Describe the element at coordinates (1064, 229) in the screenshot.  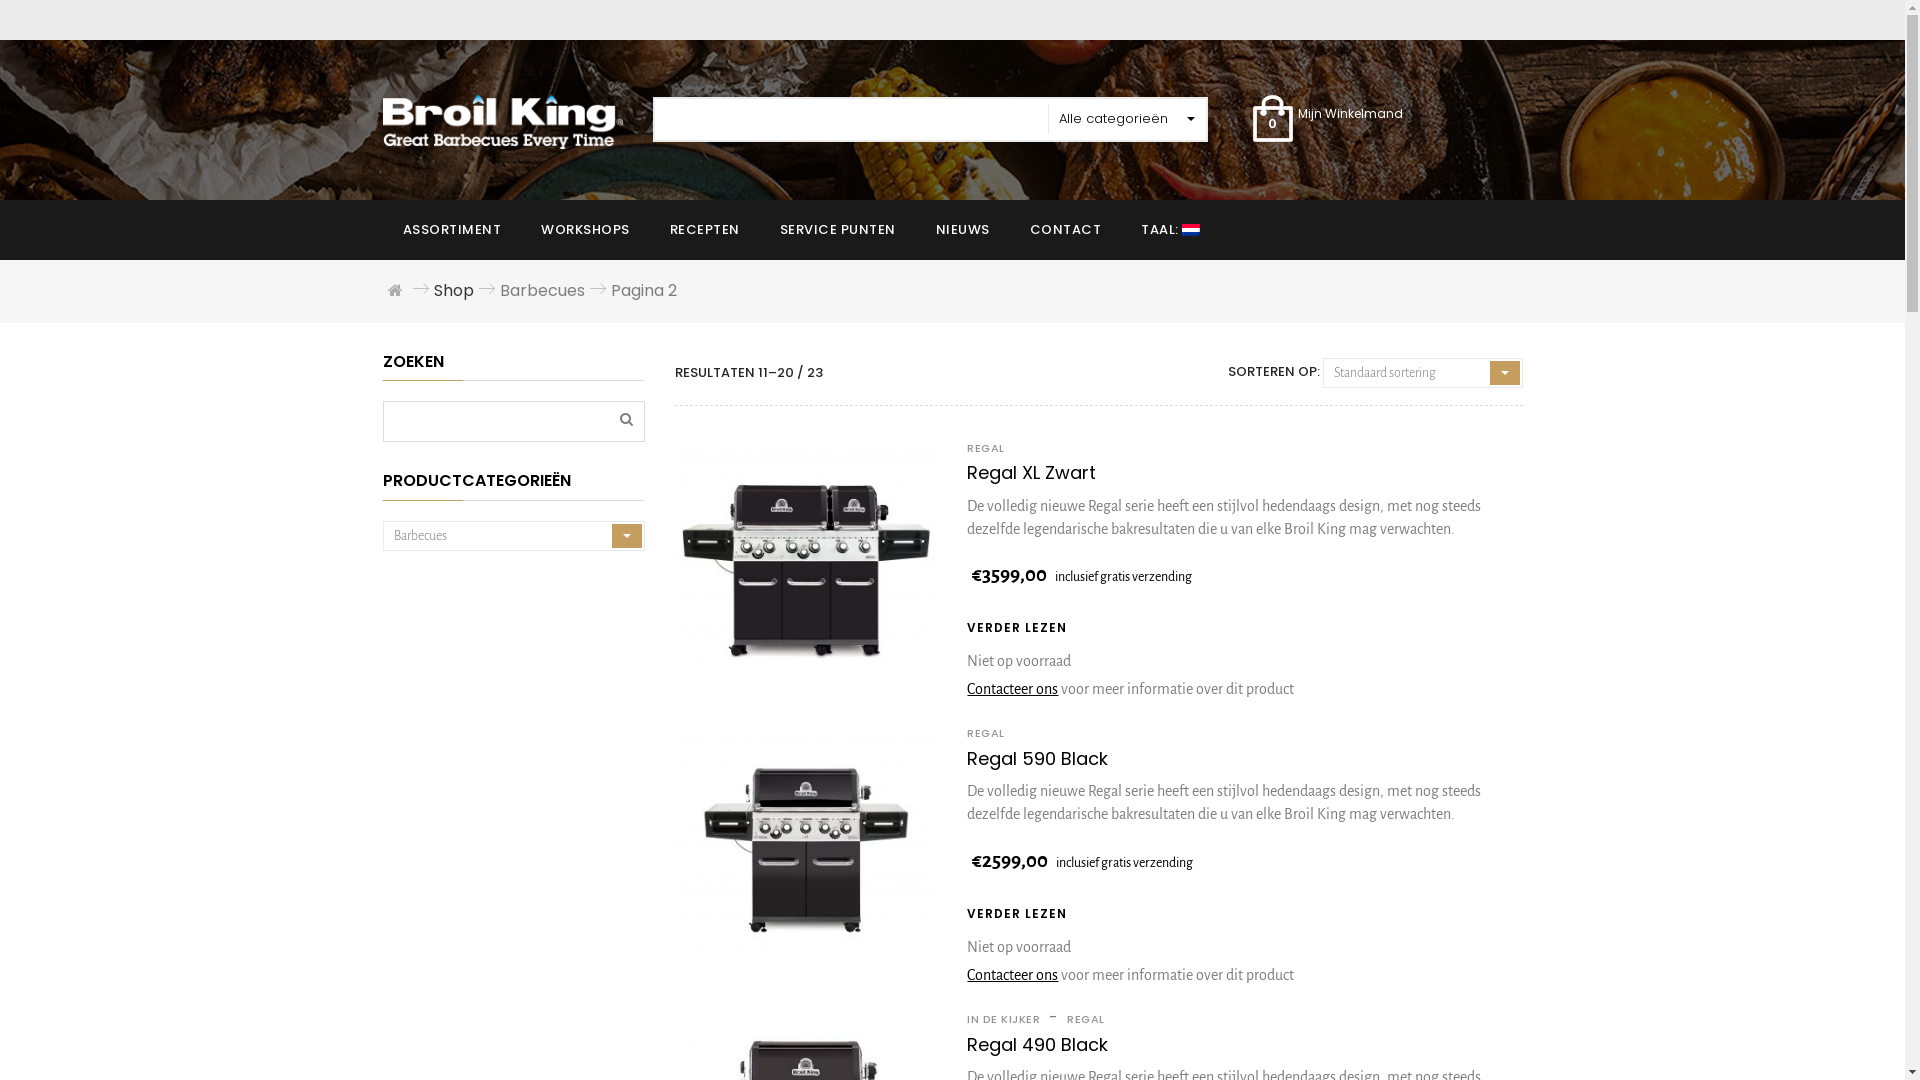
I see `'CONTACT'` at that location.